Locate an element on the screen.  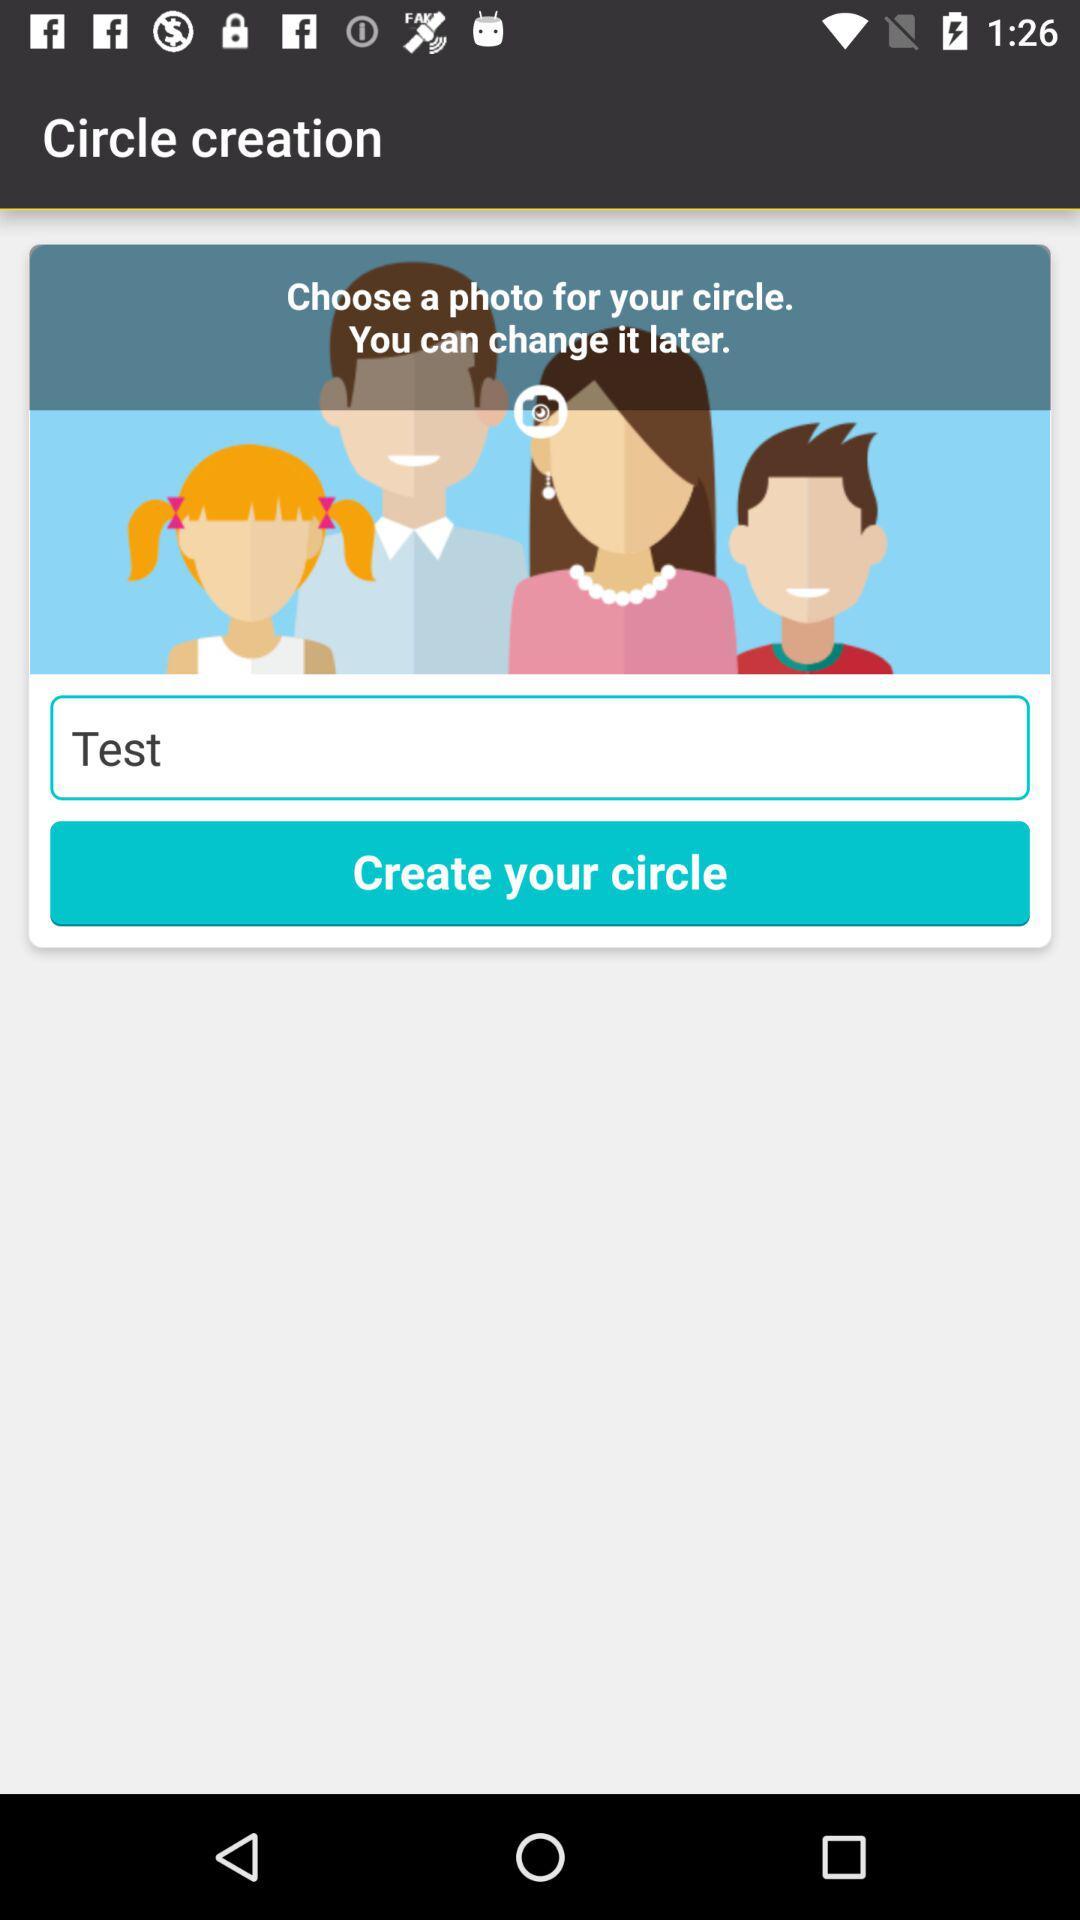
choosing a photo for your circle is located at coordinates (540, 458).